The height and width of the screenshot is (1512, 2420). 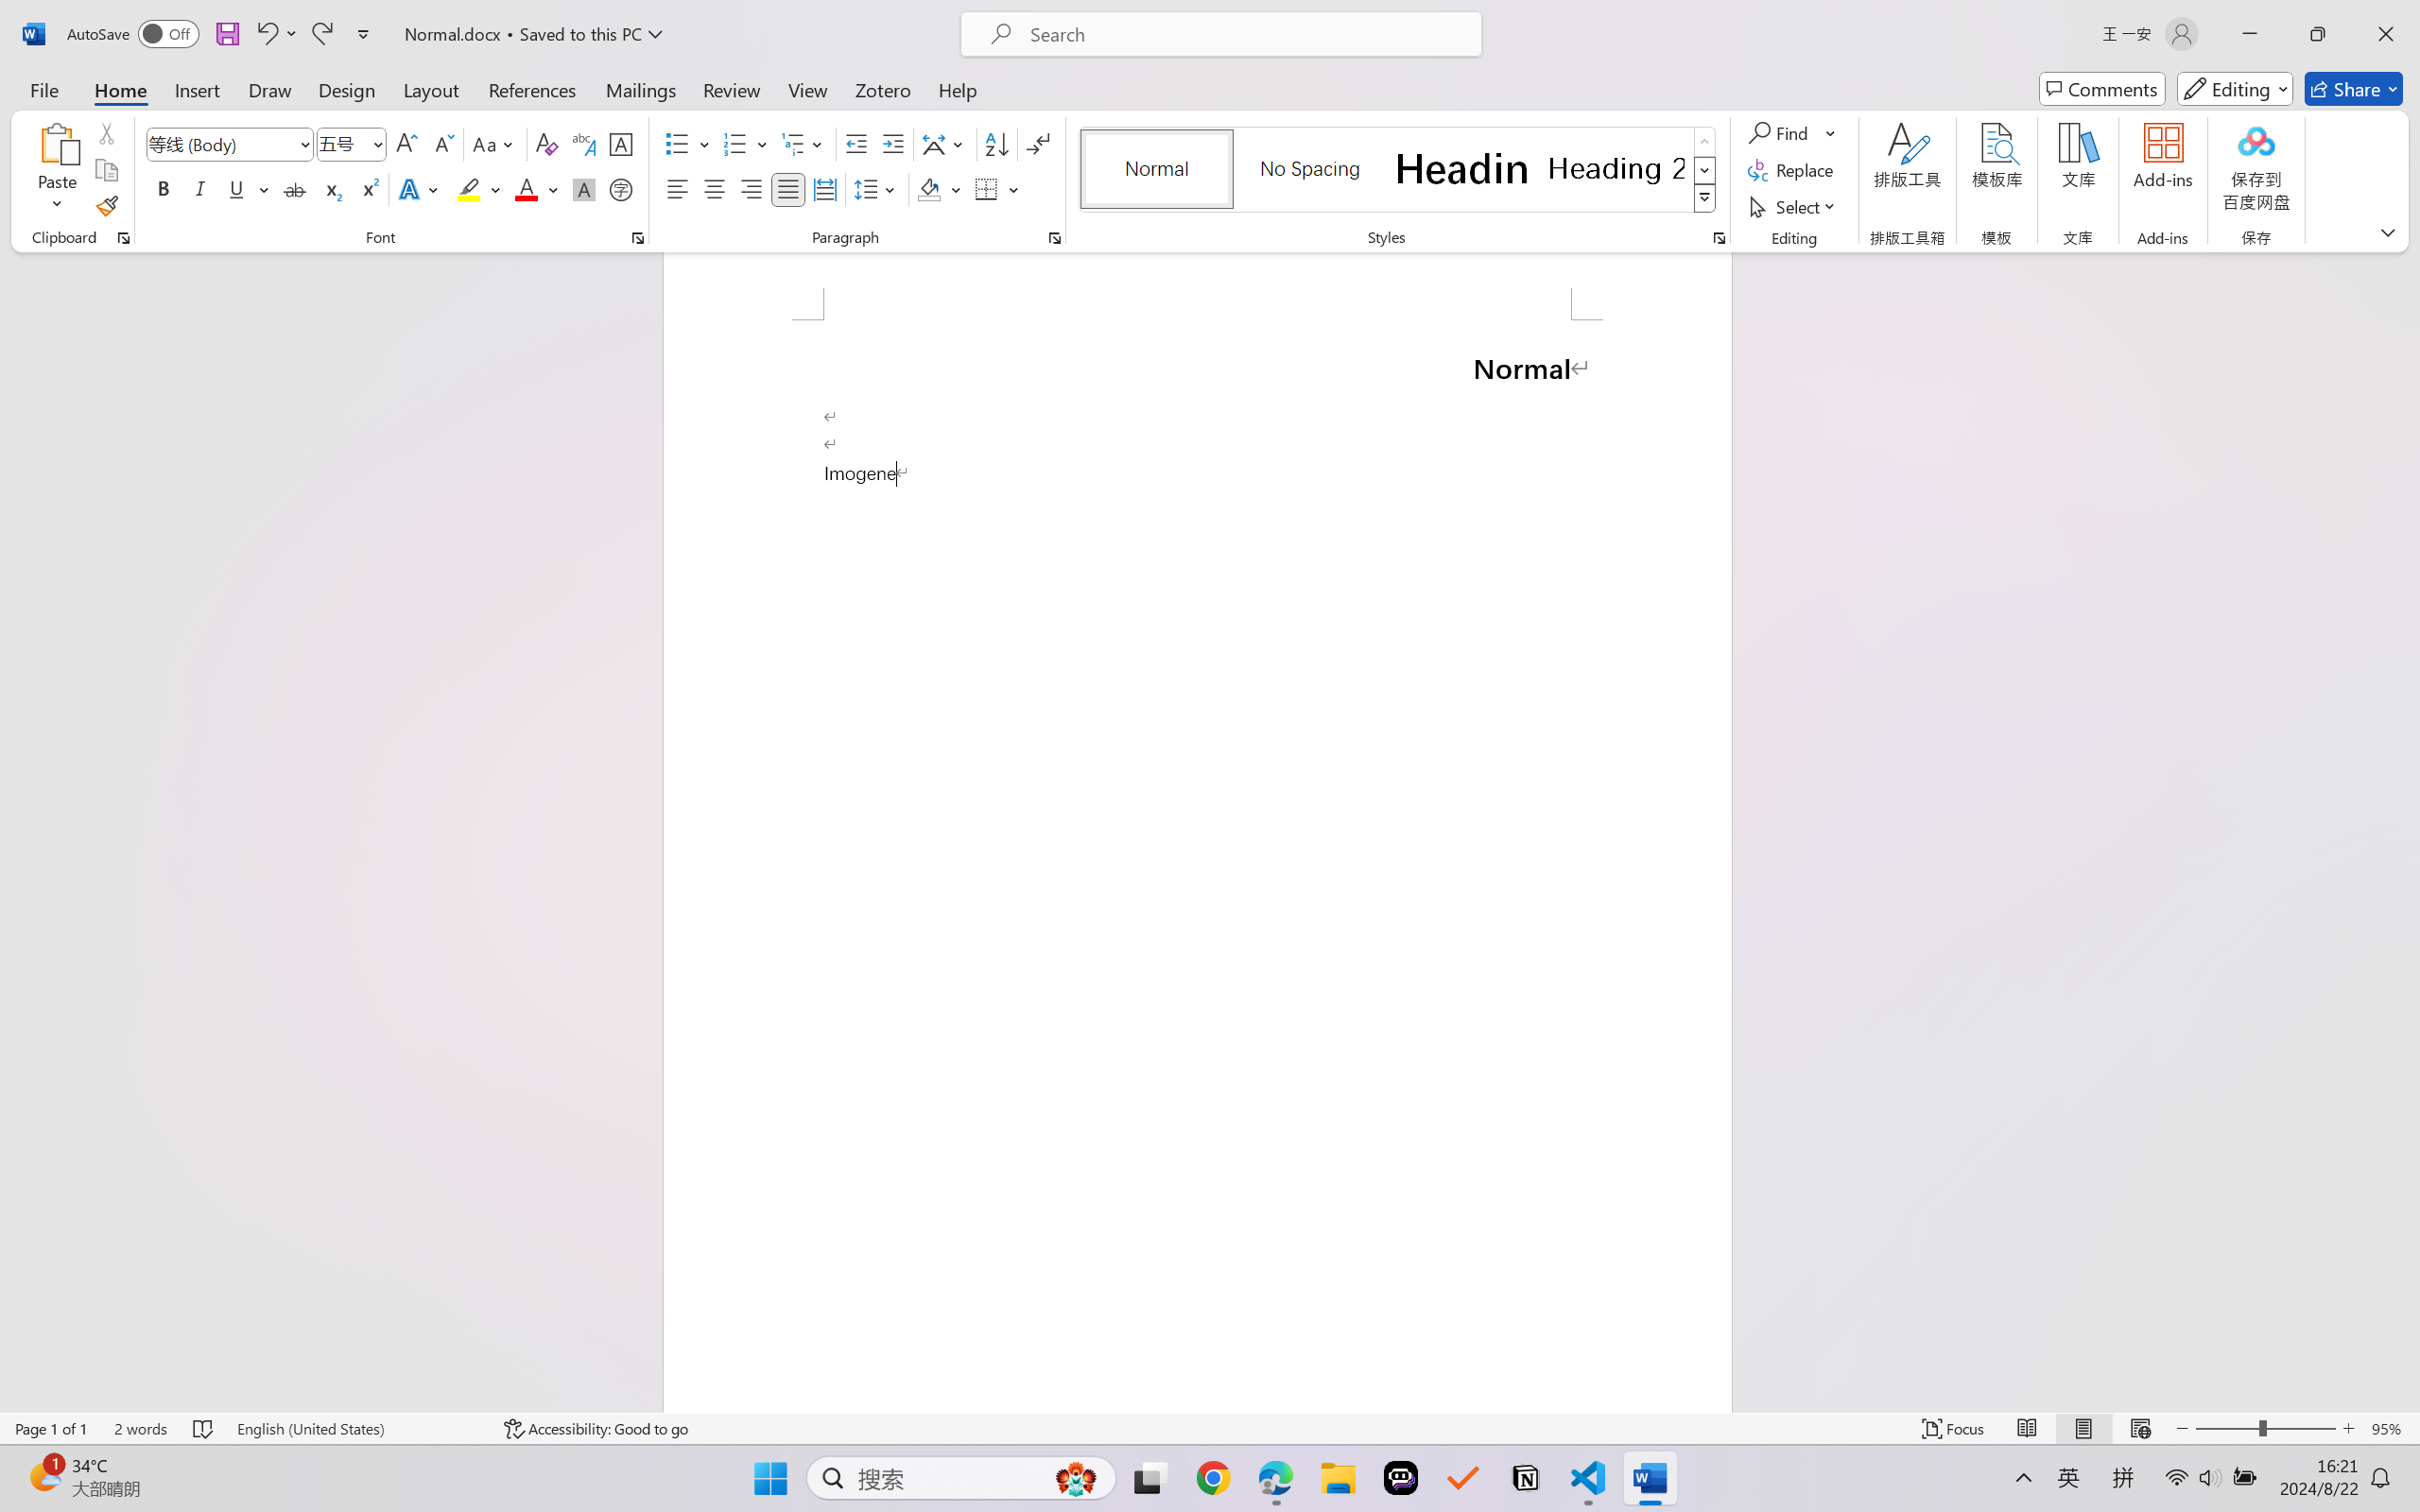 What do you see at coordinates (105, 131) in the screenshot?
I see `'Cut'` at bounding box center [105, 131].